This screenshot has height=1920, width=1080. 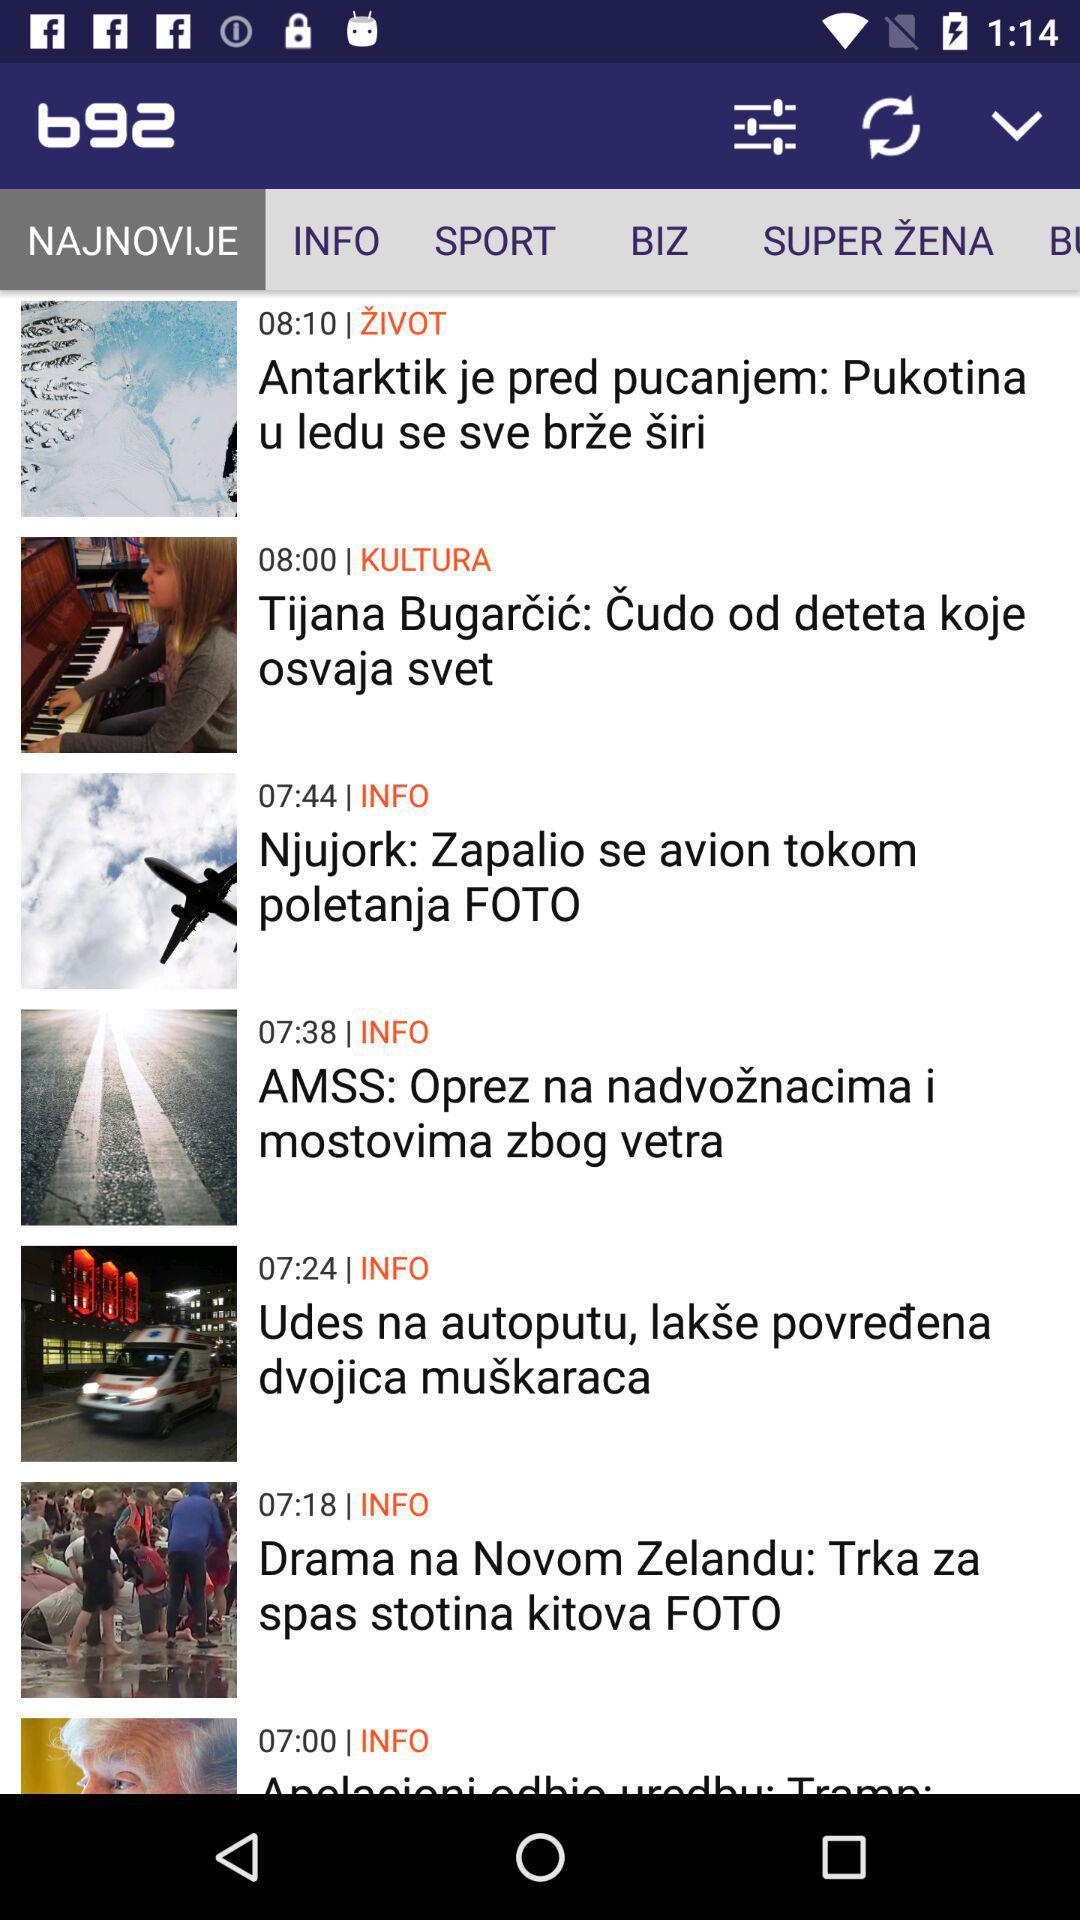 I want to click on the item above the 07:00 |  item, so click(x=658, y=1583).